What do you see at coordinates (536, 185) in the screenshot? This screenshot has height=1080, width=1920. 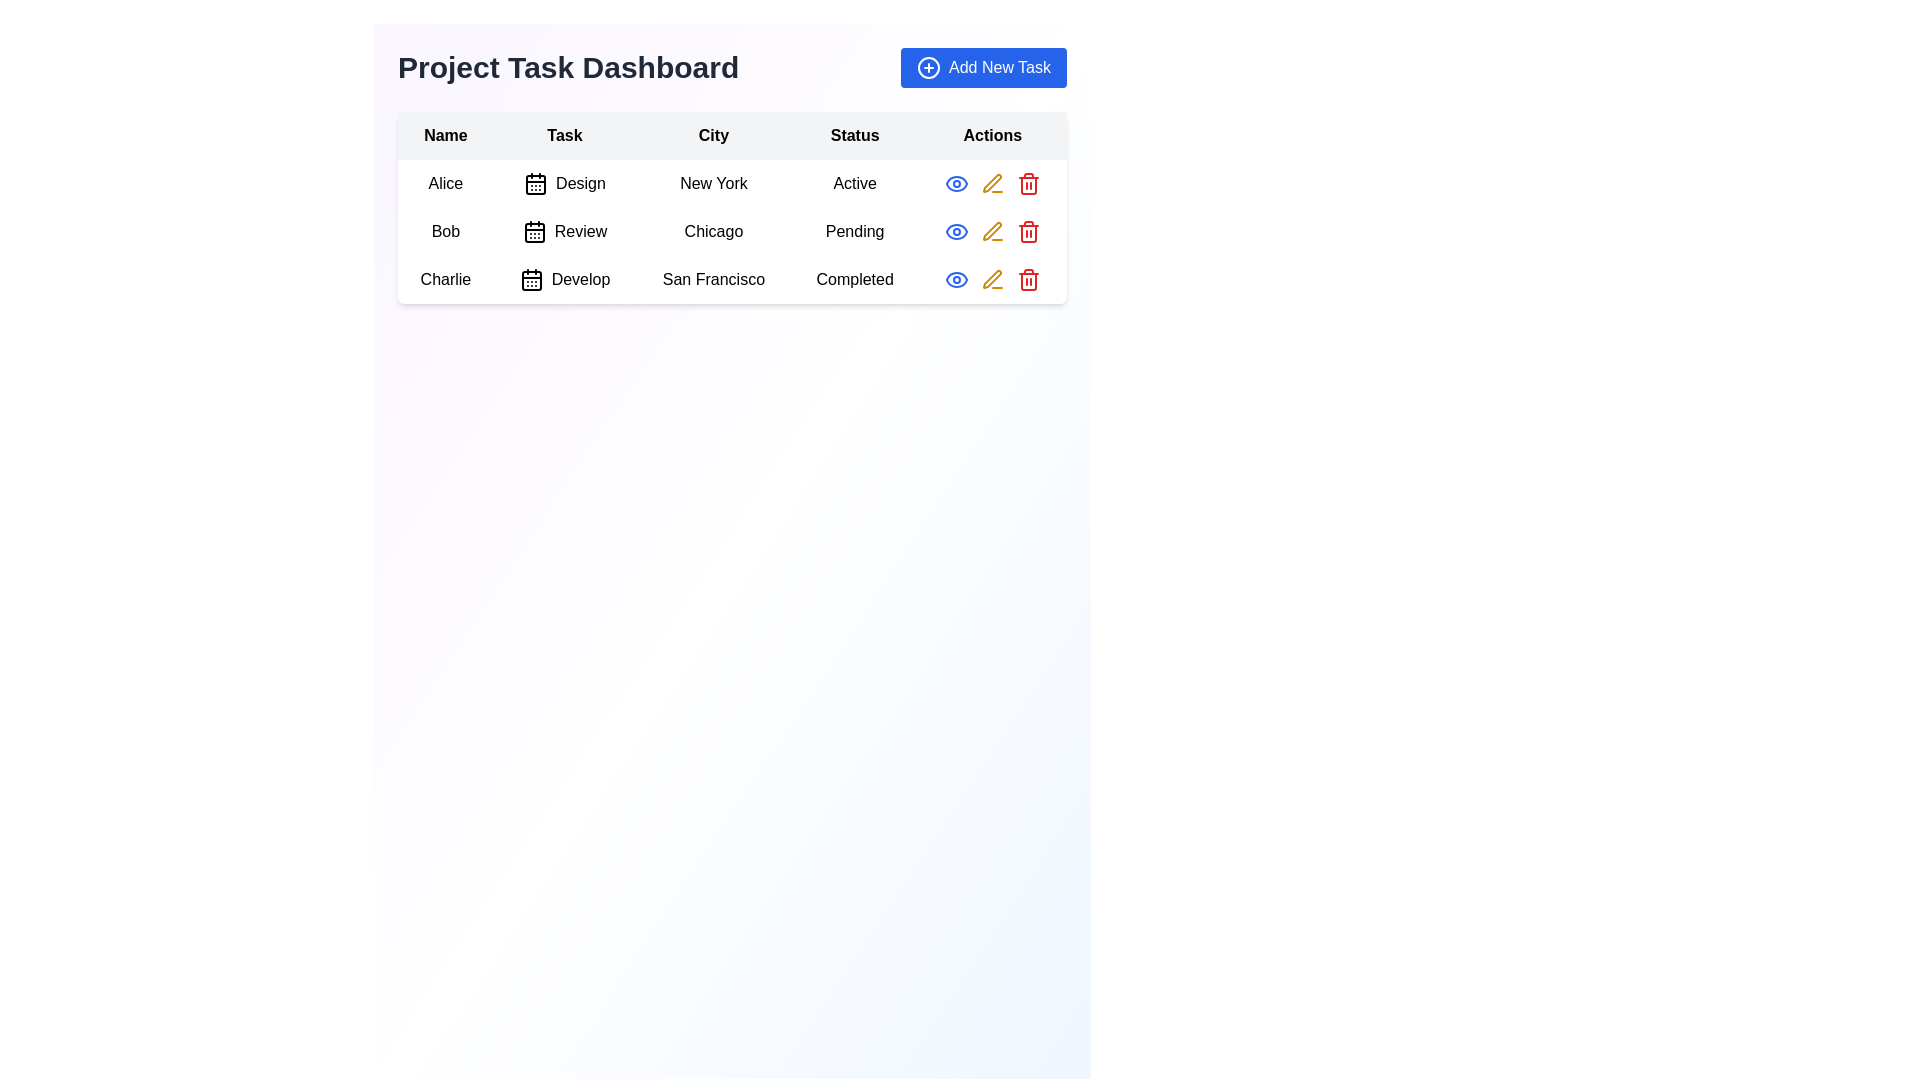 I see `the small black and white calendar icon located in the Task column of the table, specifically in the first row next to the text 'Design'` at bounding box center [536, 185].